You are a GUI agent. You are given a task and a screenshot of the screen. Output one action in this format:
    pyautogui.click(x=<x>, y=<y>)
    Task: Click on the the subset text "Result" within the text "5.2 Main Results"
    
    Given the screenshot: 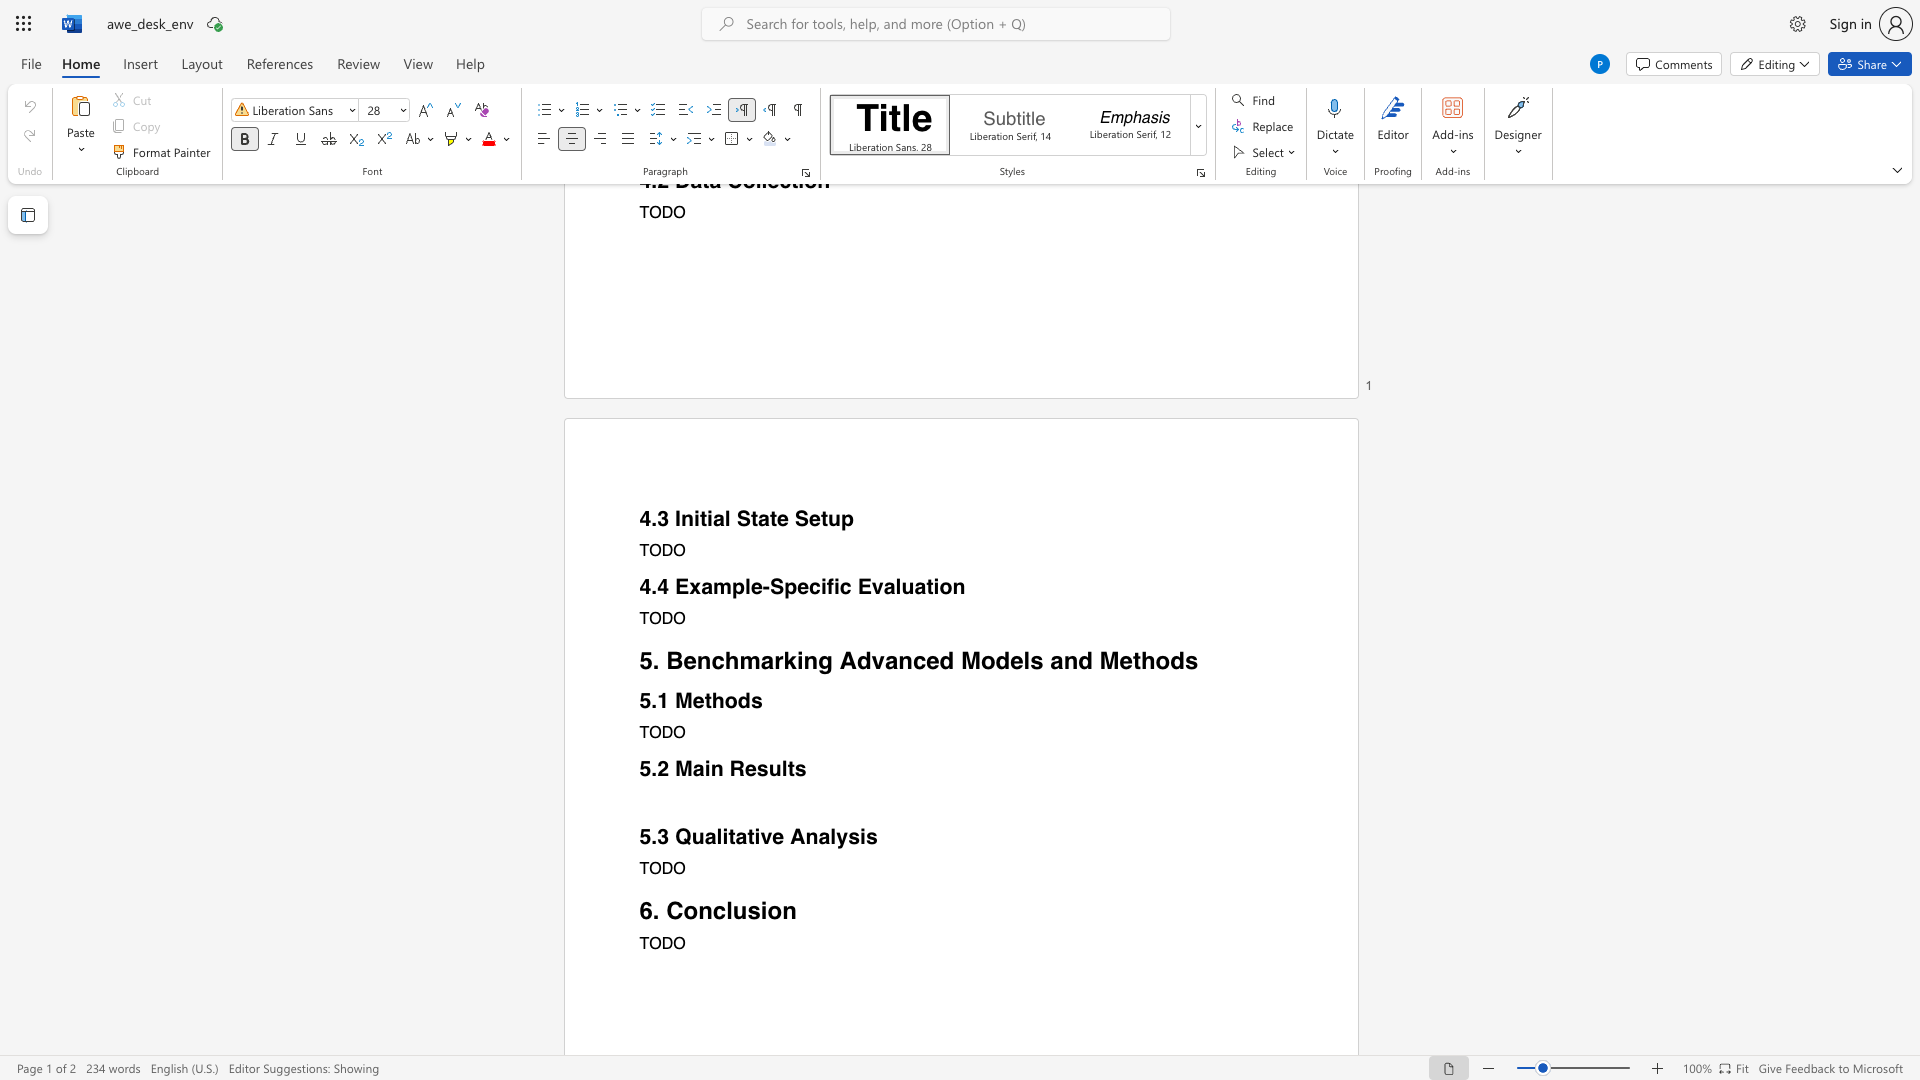 What is the action you would take?
    pyautogui.click(x=728, y=768)
    